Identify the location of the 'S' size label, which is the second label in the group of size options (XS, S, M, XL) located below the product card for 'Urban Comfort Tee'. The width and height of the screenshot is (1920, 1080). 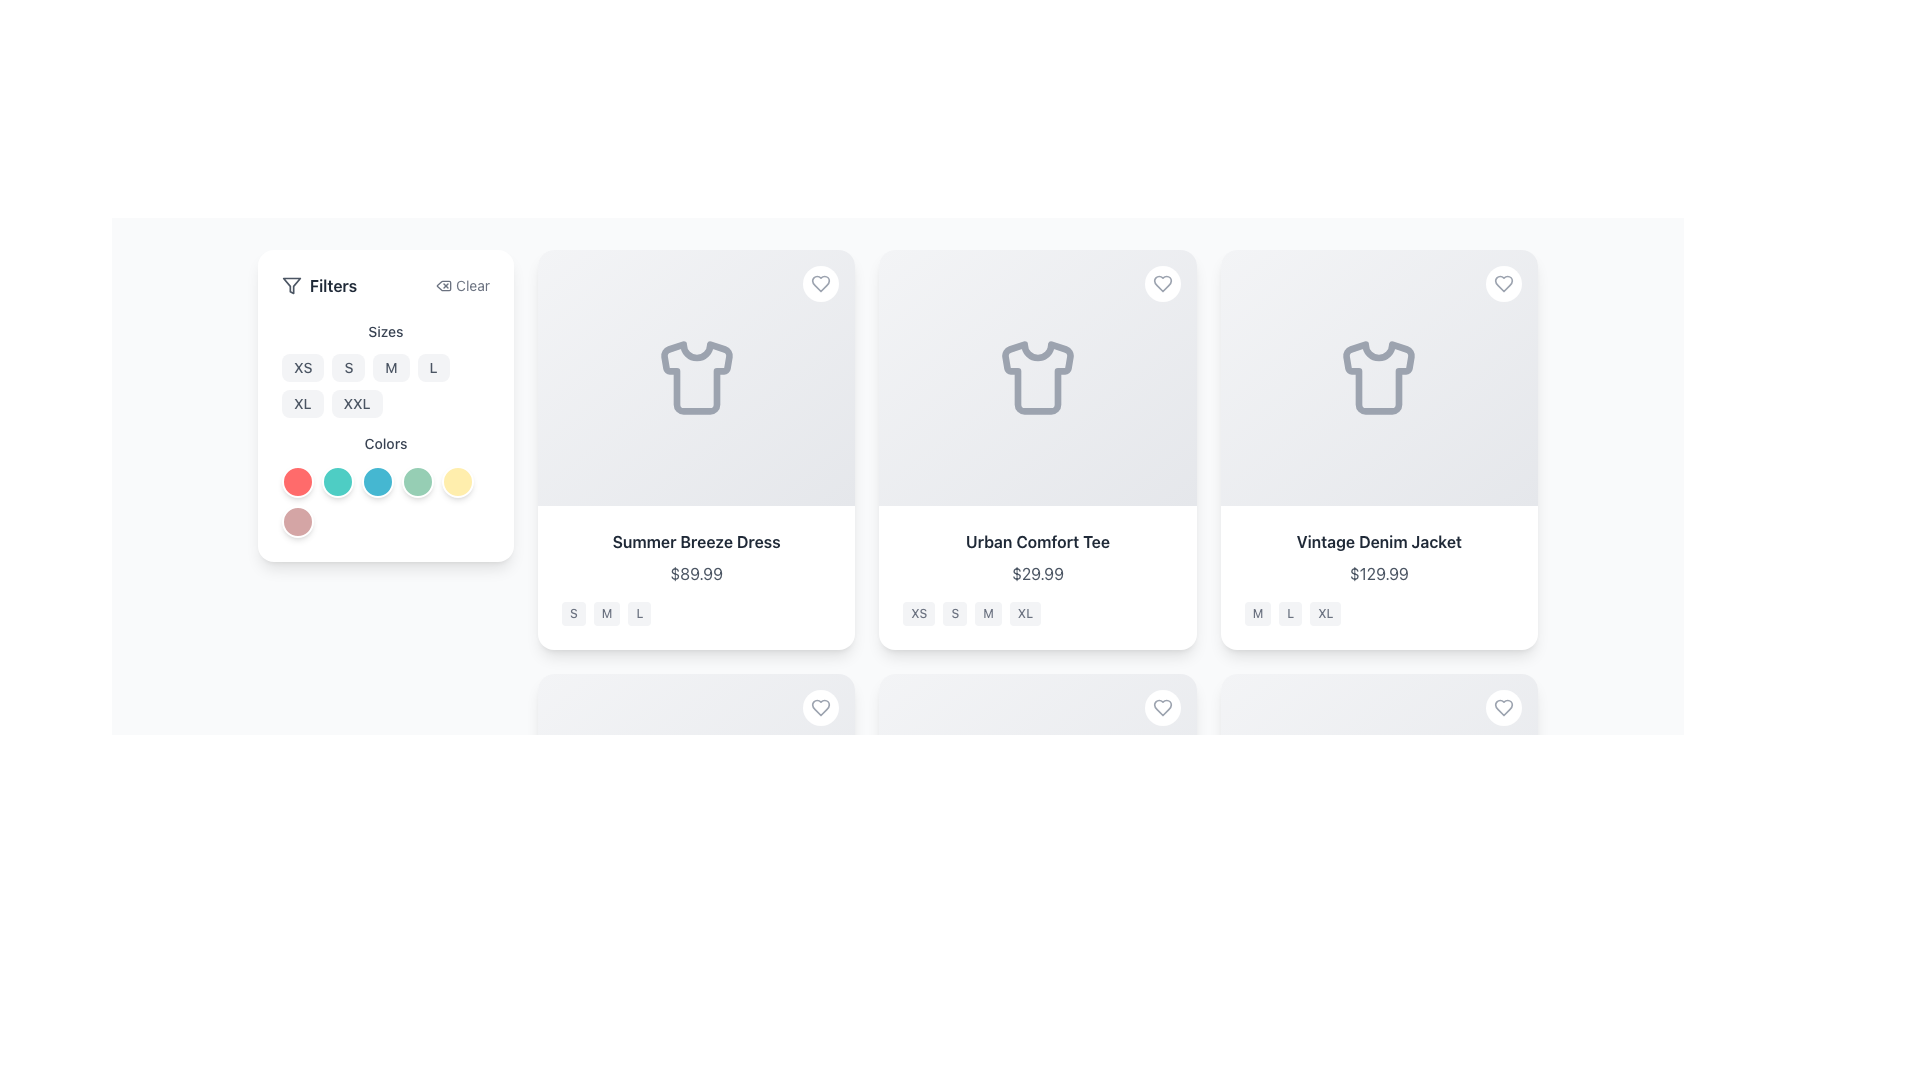
(954, 612).